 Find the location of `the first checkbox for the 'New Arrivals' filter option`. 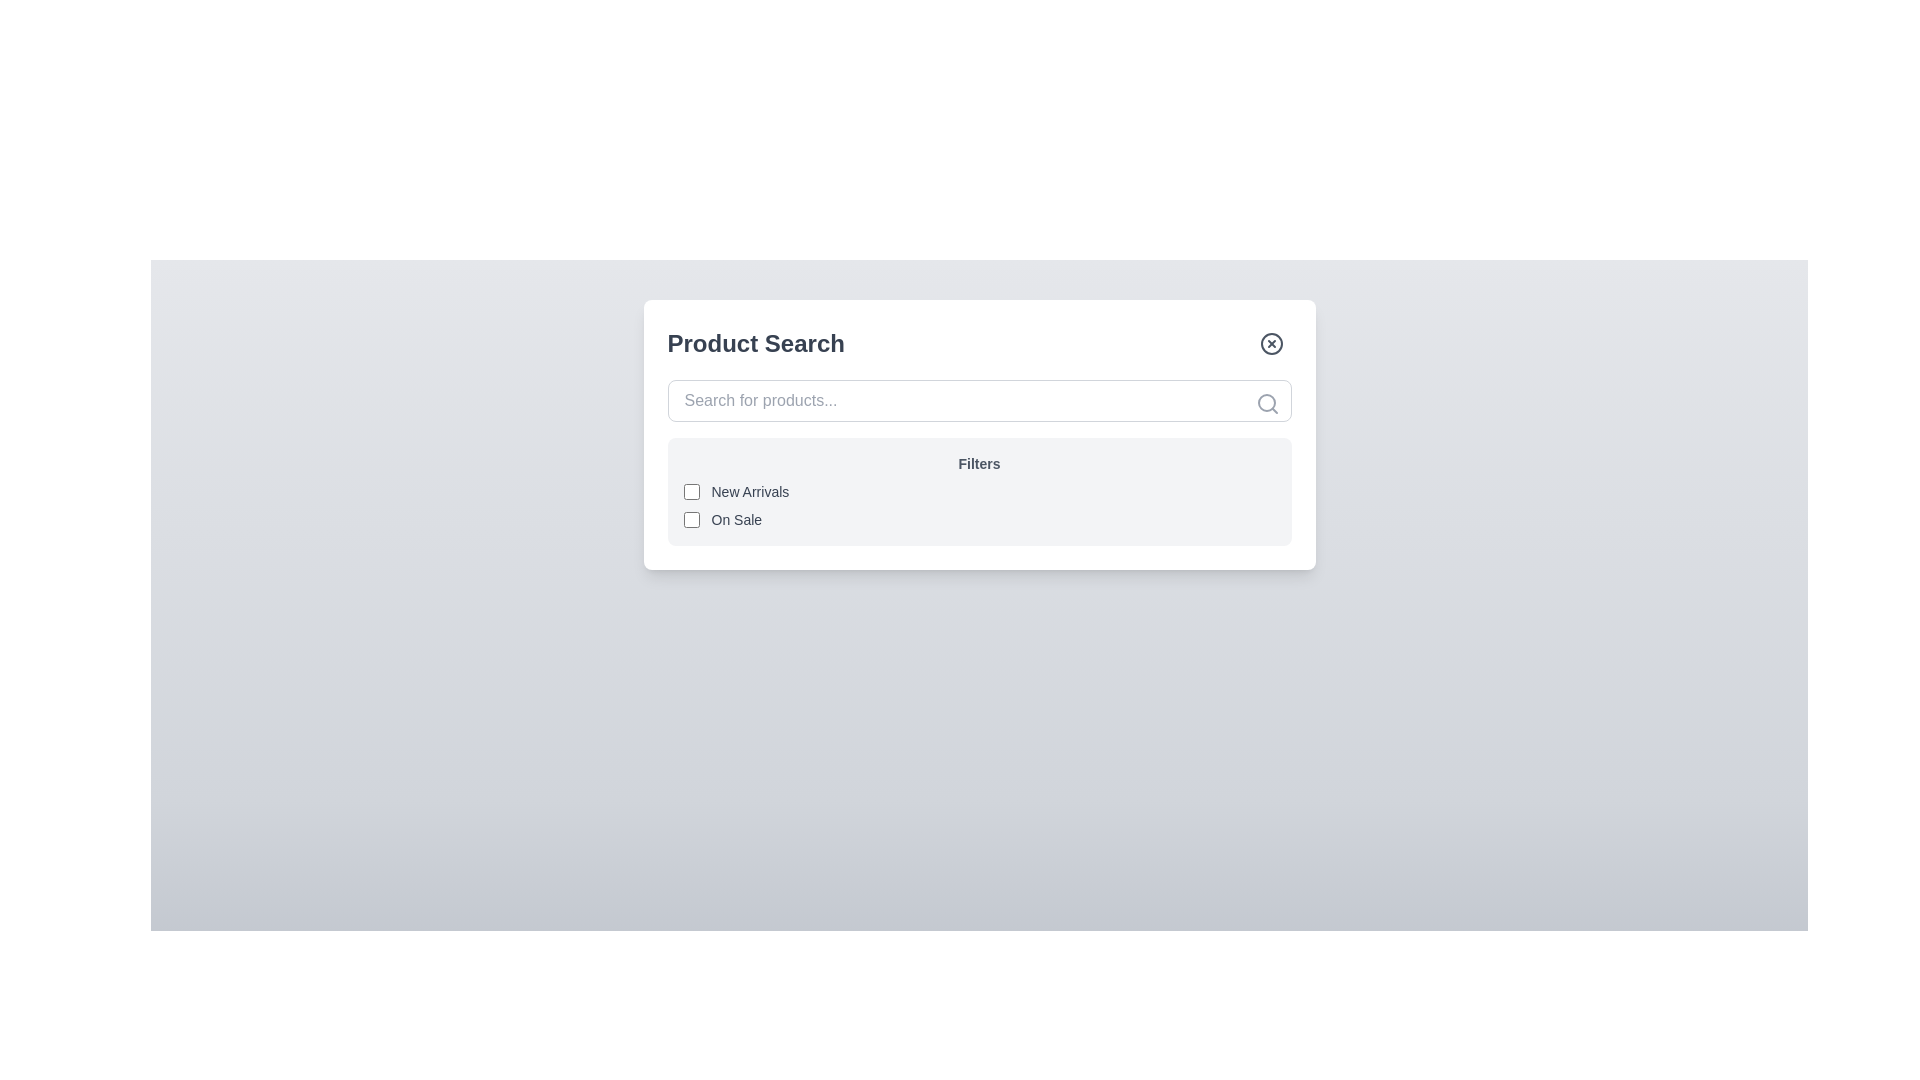

the first checkbox for the 'New Arrivals' filter option is located at coordinates (691, 492).